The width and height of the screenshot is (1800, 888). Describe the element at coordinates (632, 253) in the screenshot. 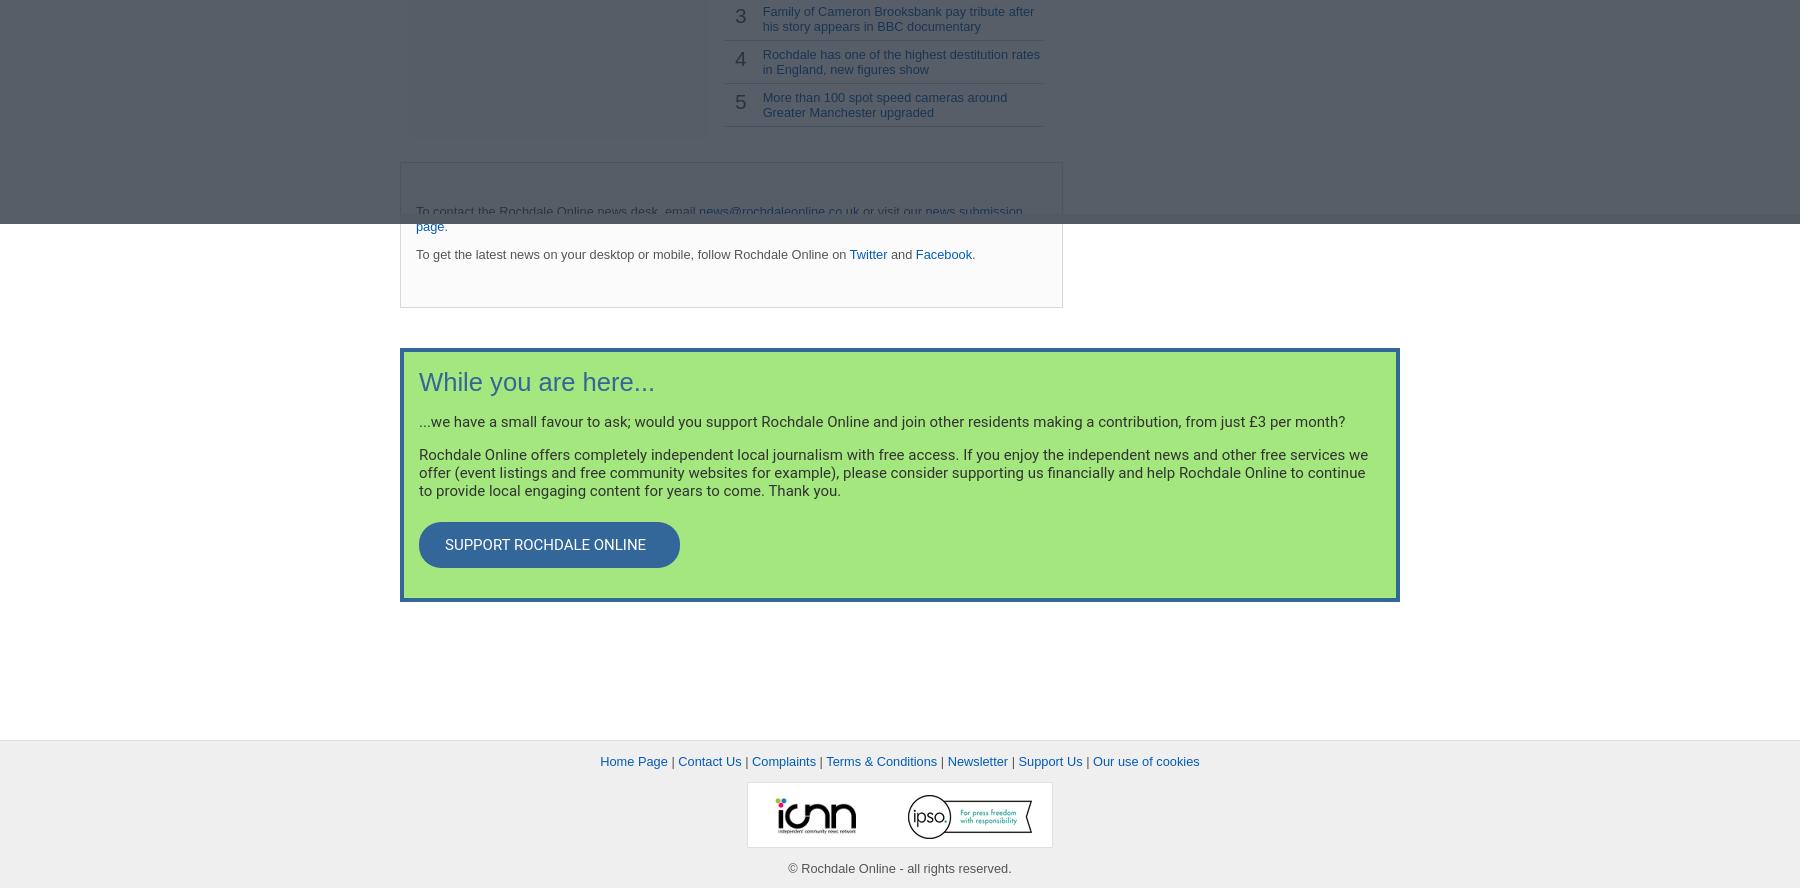

I see `'To get the latest news on your desktop or mobile, follow Rochdale Online  on'` at that location.